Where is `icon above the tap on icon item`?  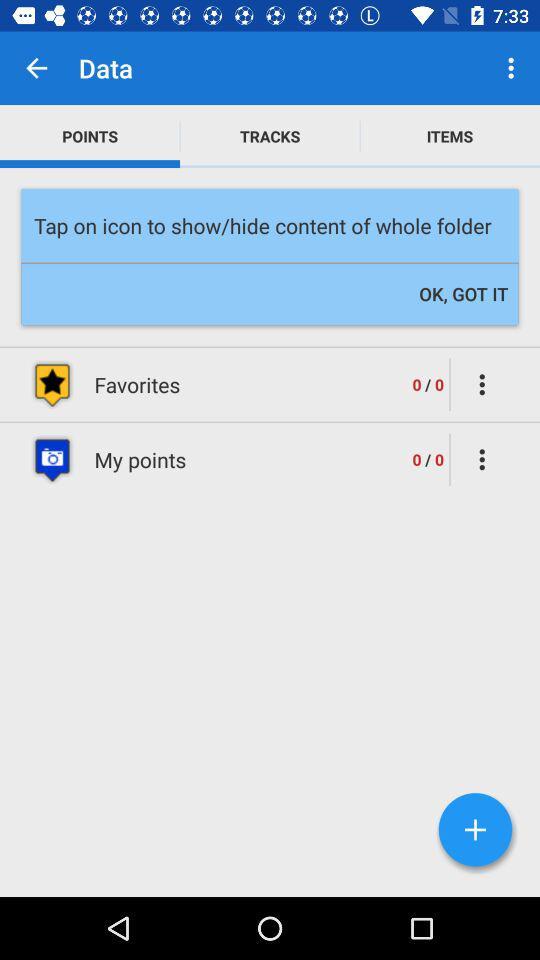 icon above the tap on icon item is located at coordinates (270, 135).